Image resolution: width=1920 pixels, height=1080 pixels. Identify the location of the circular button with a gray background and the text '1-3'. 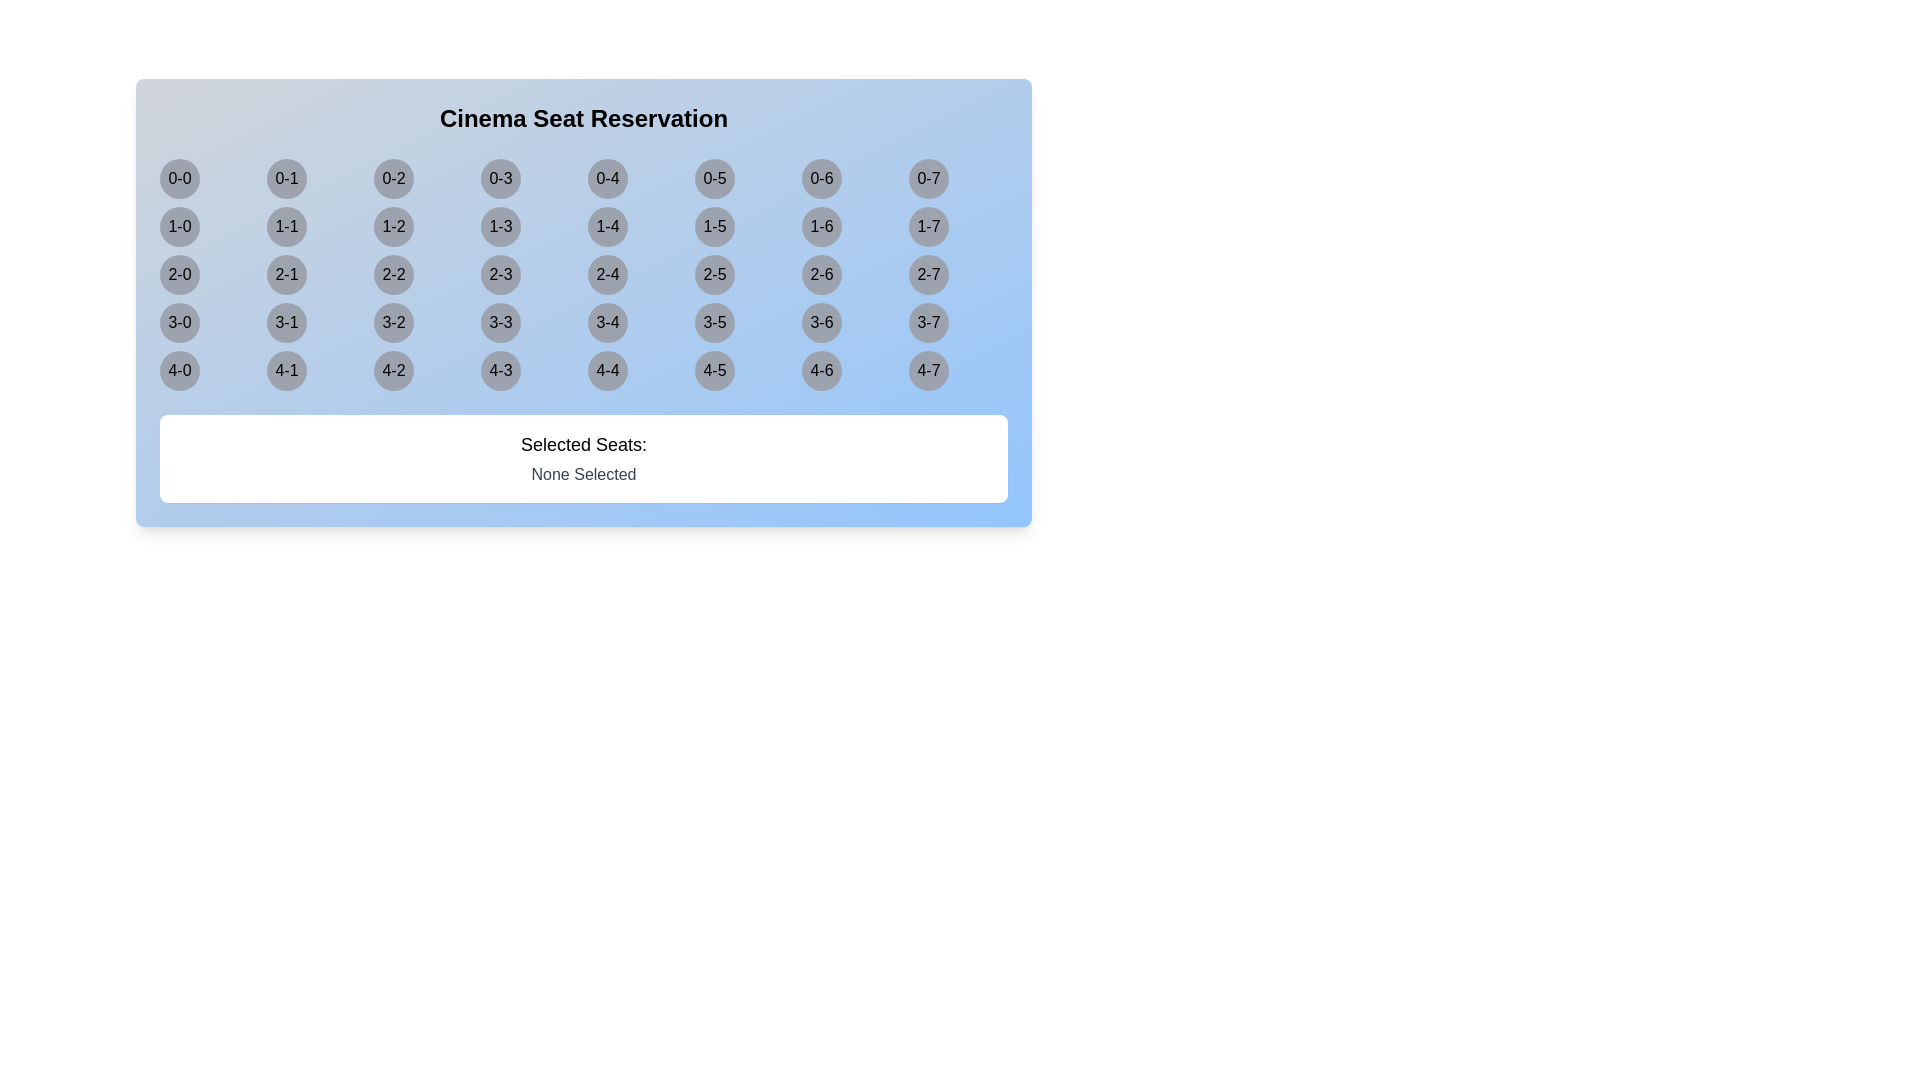
(500, 226).